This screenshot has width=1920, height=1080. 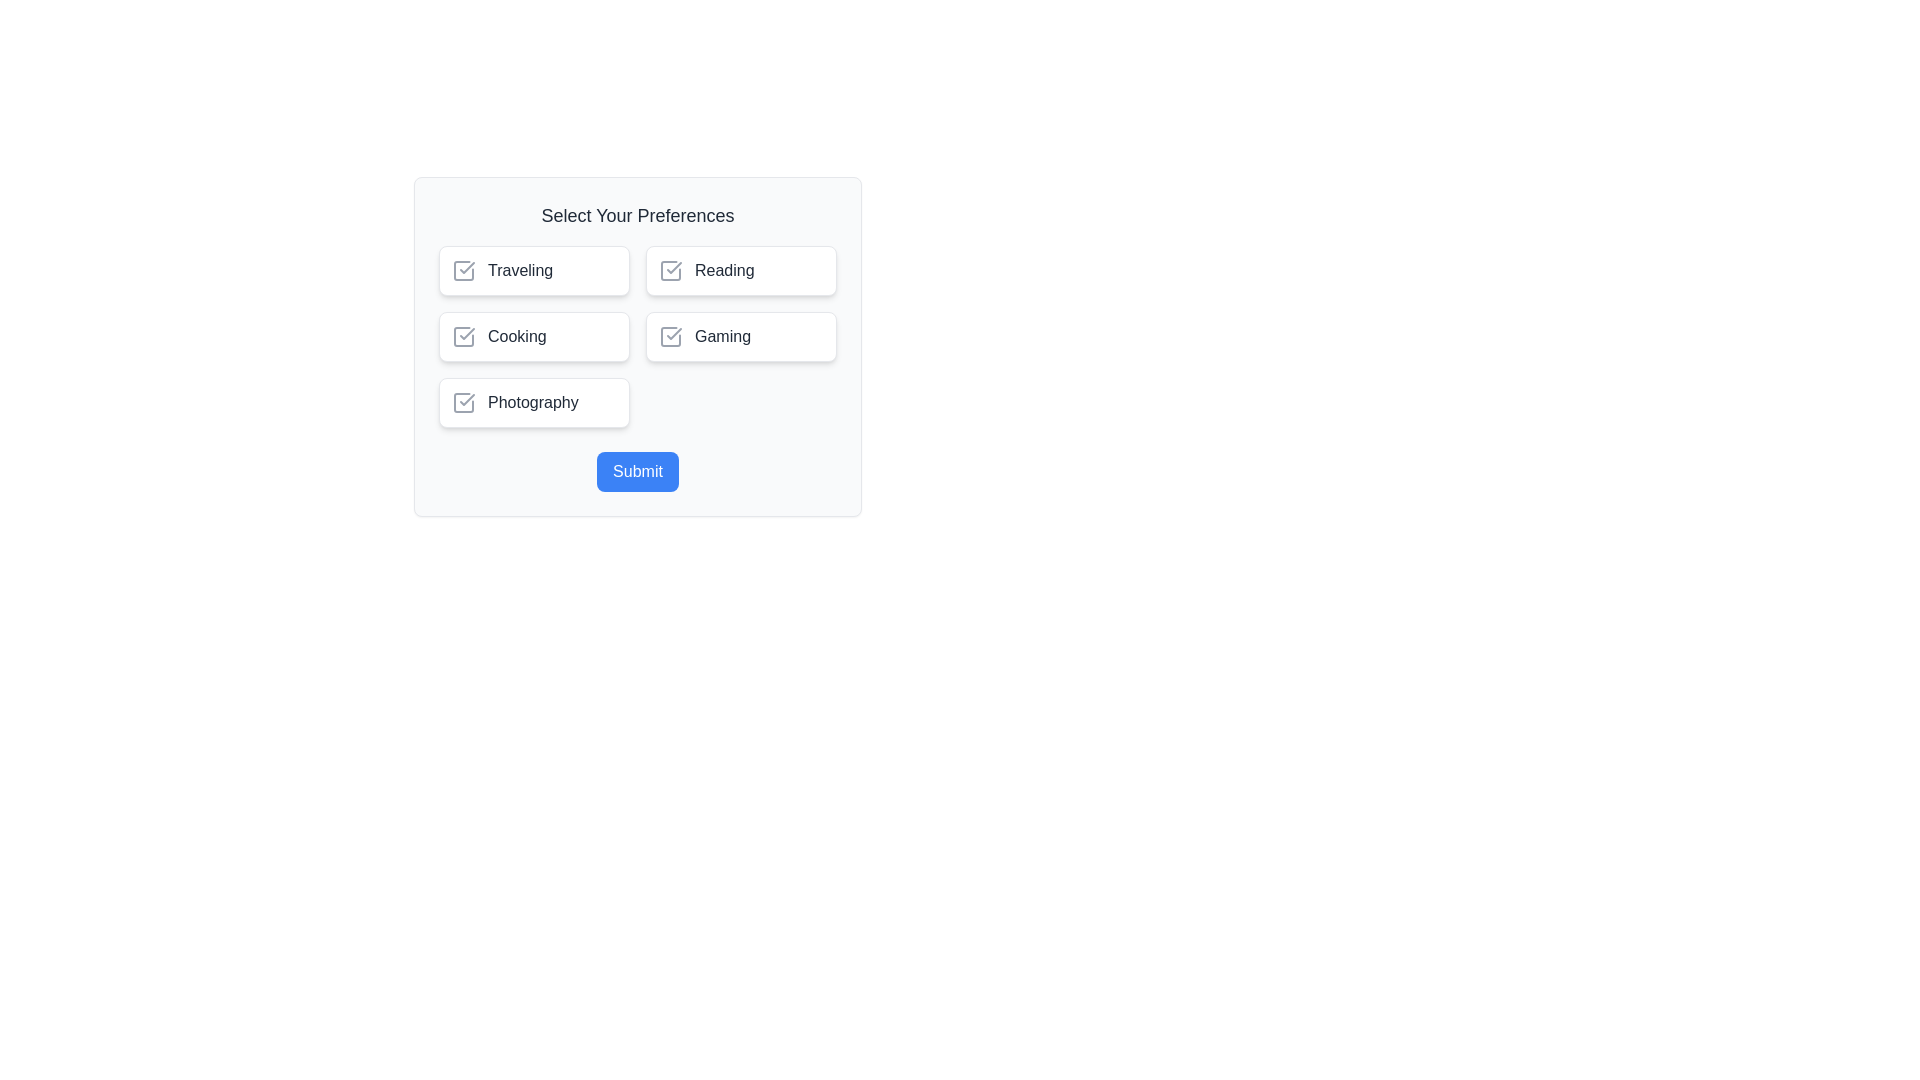 What do you see at coordinates (534, 270) in the screenshot?
I see `the checkbox for 'Traveling'` at bounding box center [534, 270].